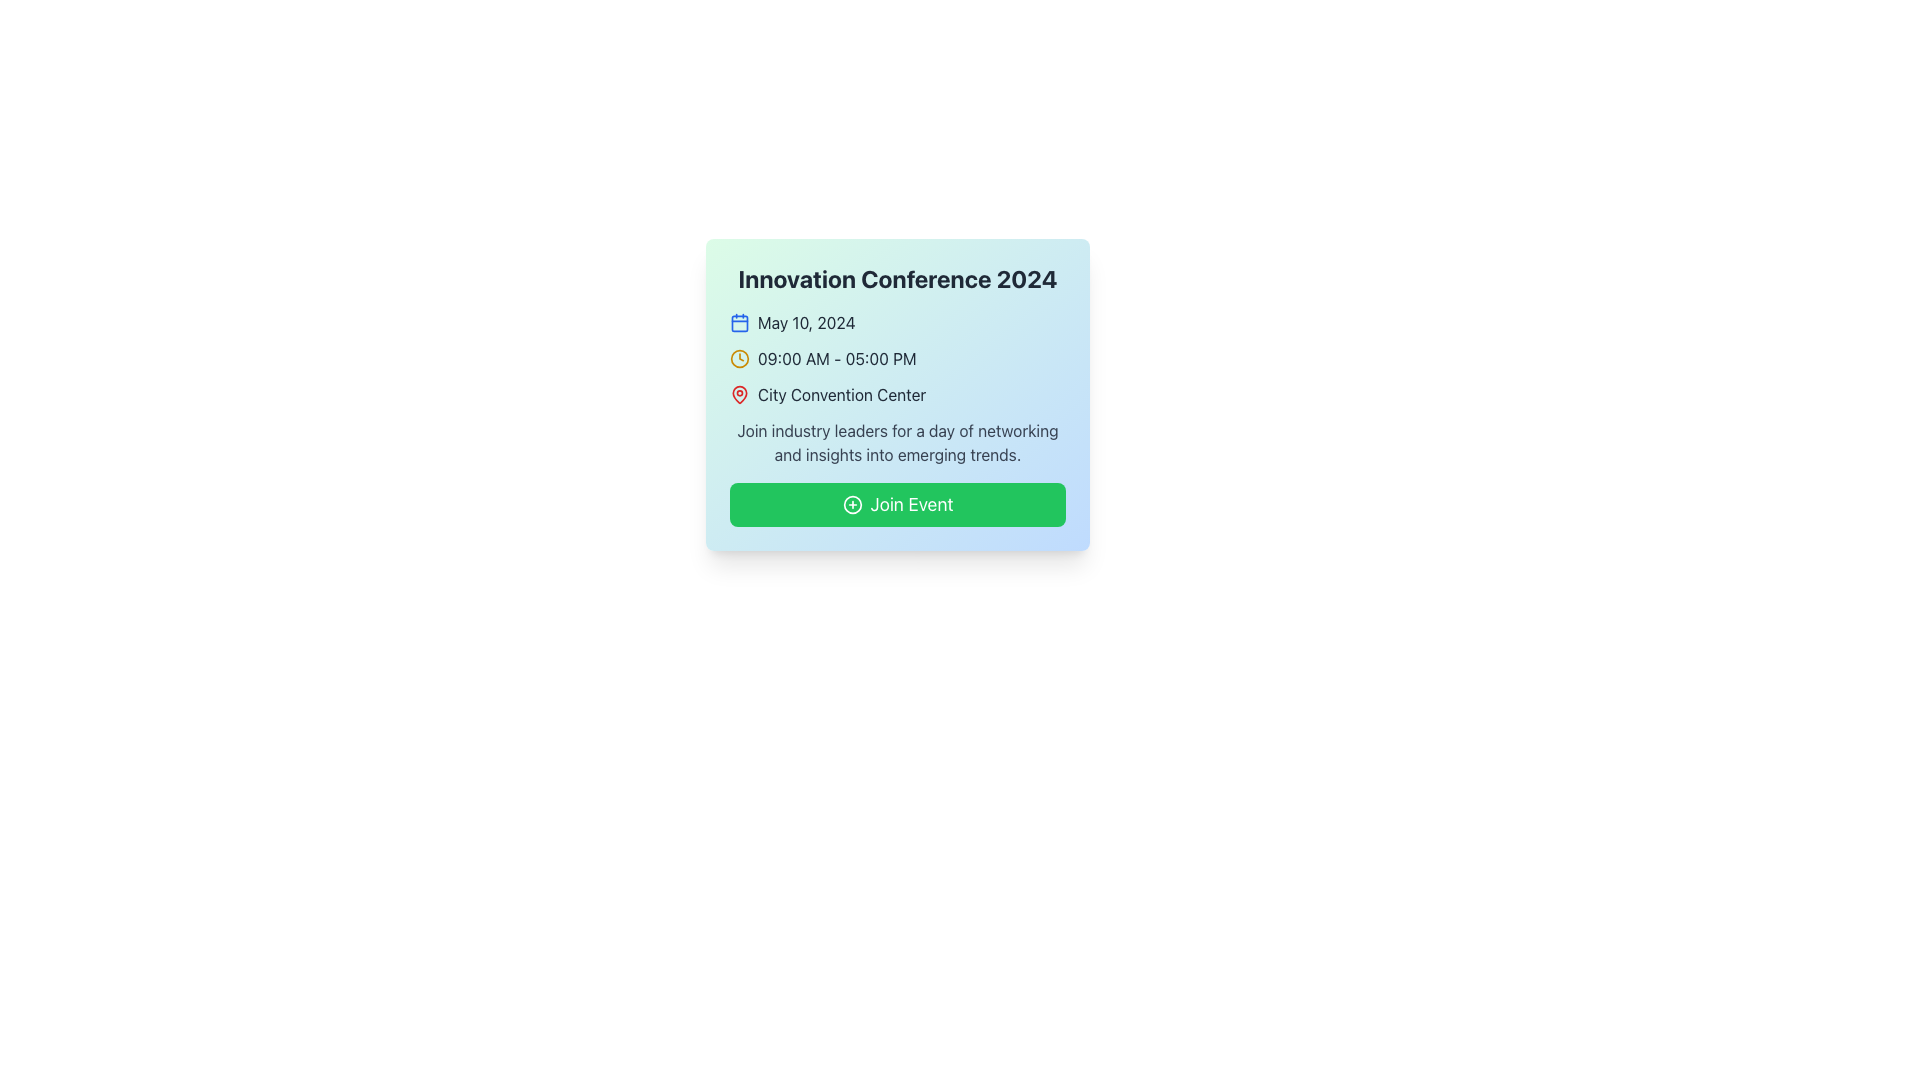  What do you see at coordinates (837, 357) in the screenshot?
I see `the text label displaying the operating hours, which is located below the calendar date line and above the venue text in the vertical list of the card` at bounding box center [837, 357].